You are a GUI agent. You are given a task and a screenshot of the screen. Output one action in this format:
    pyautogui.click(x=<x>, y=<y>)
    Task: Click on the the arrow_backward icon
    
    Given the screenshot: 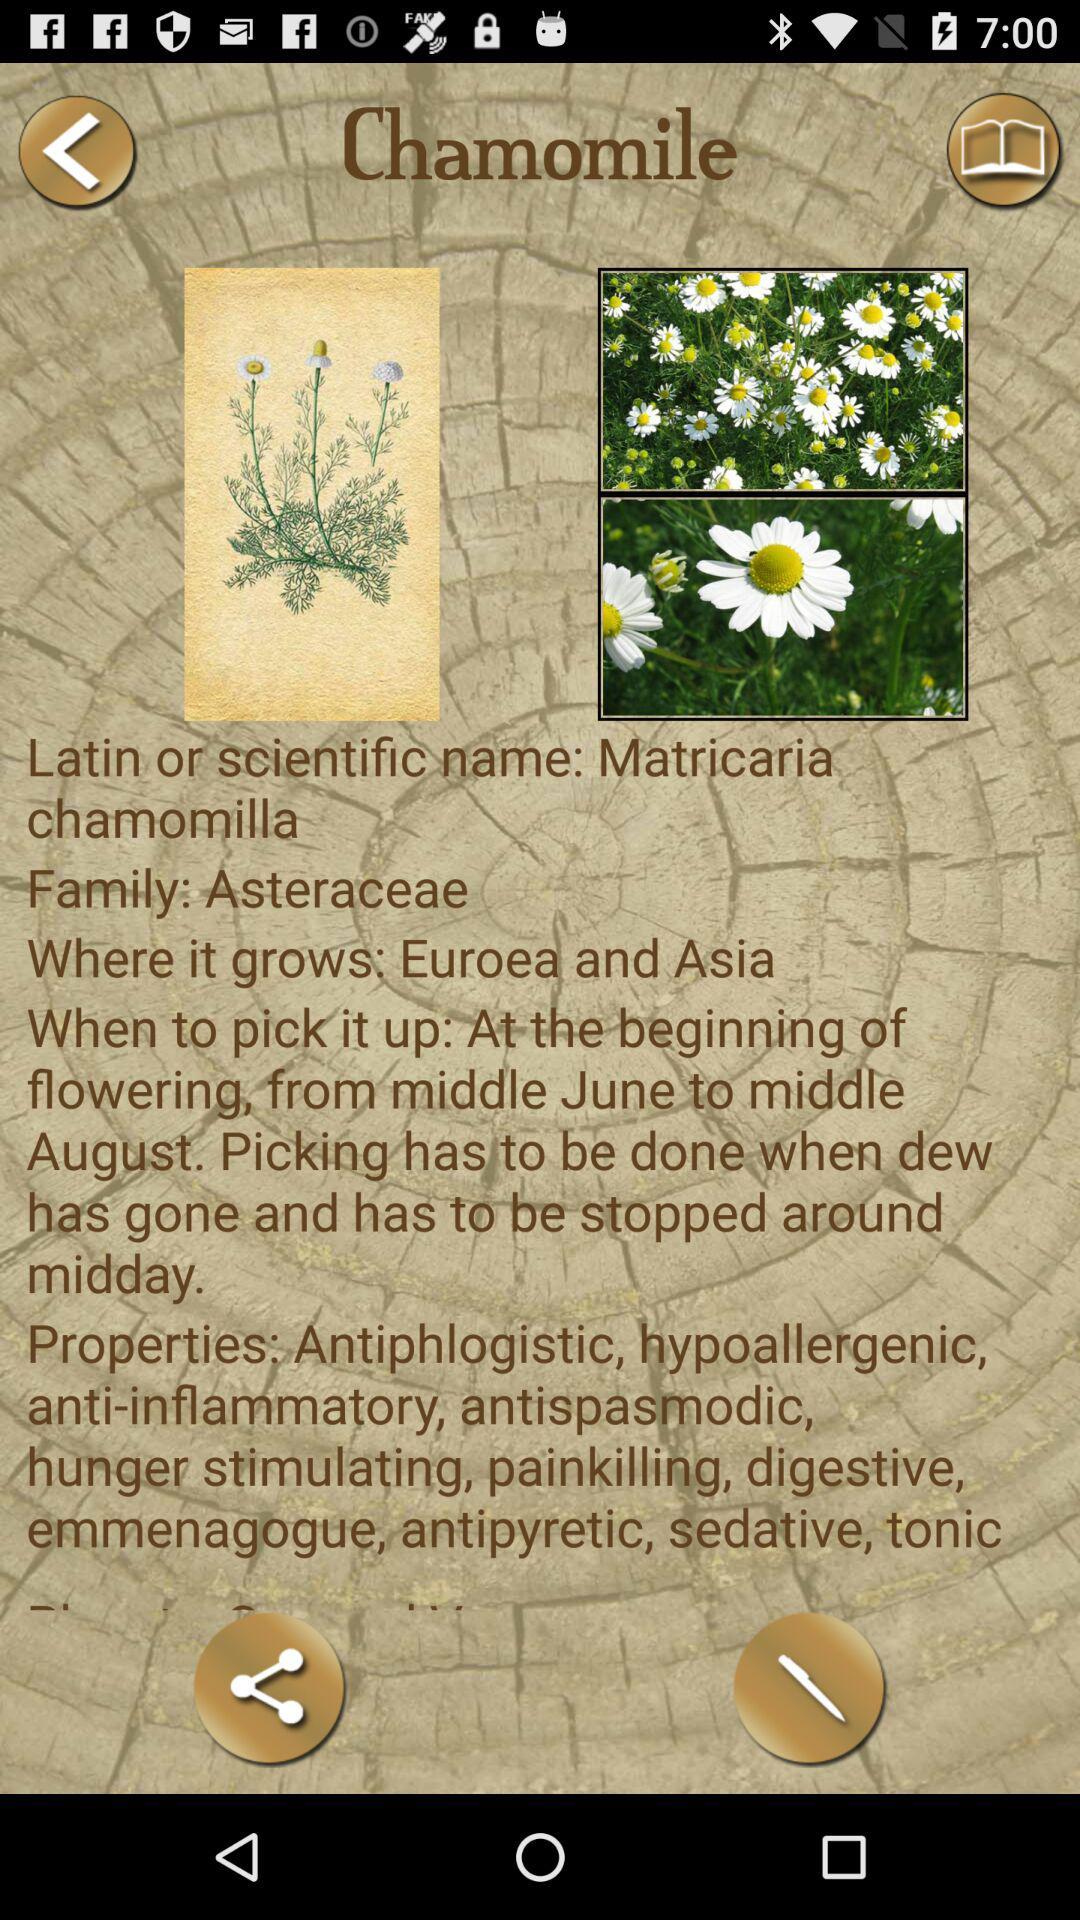 What is the action you would take?
    pyautogui.click(x=75, y=163)
    